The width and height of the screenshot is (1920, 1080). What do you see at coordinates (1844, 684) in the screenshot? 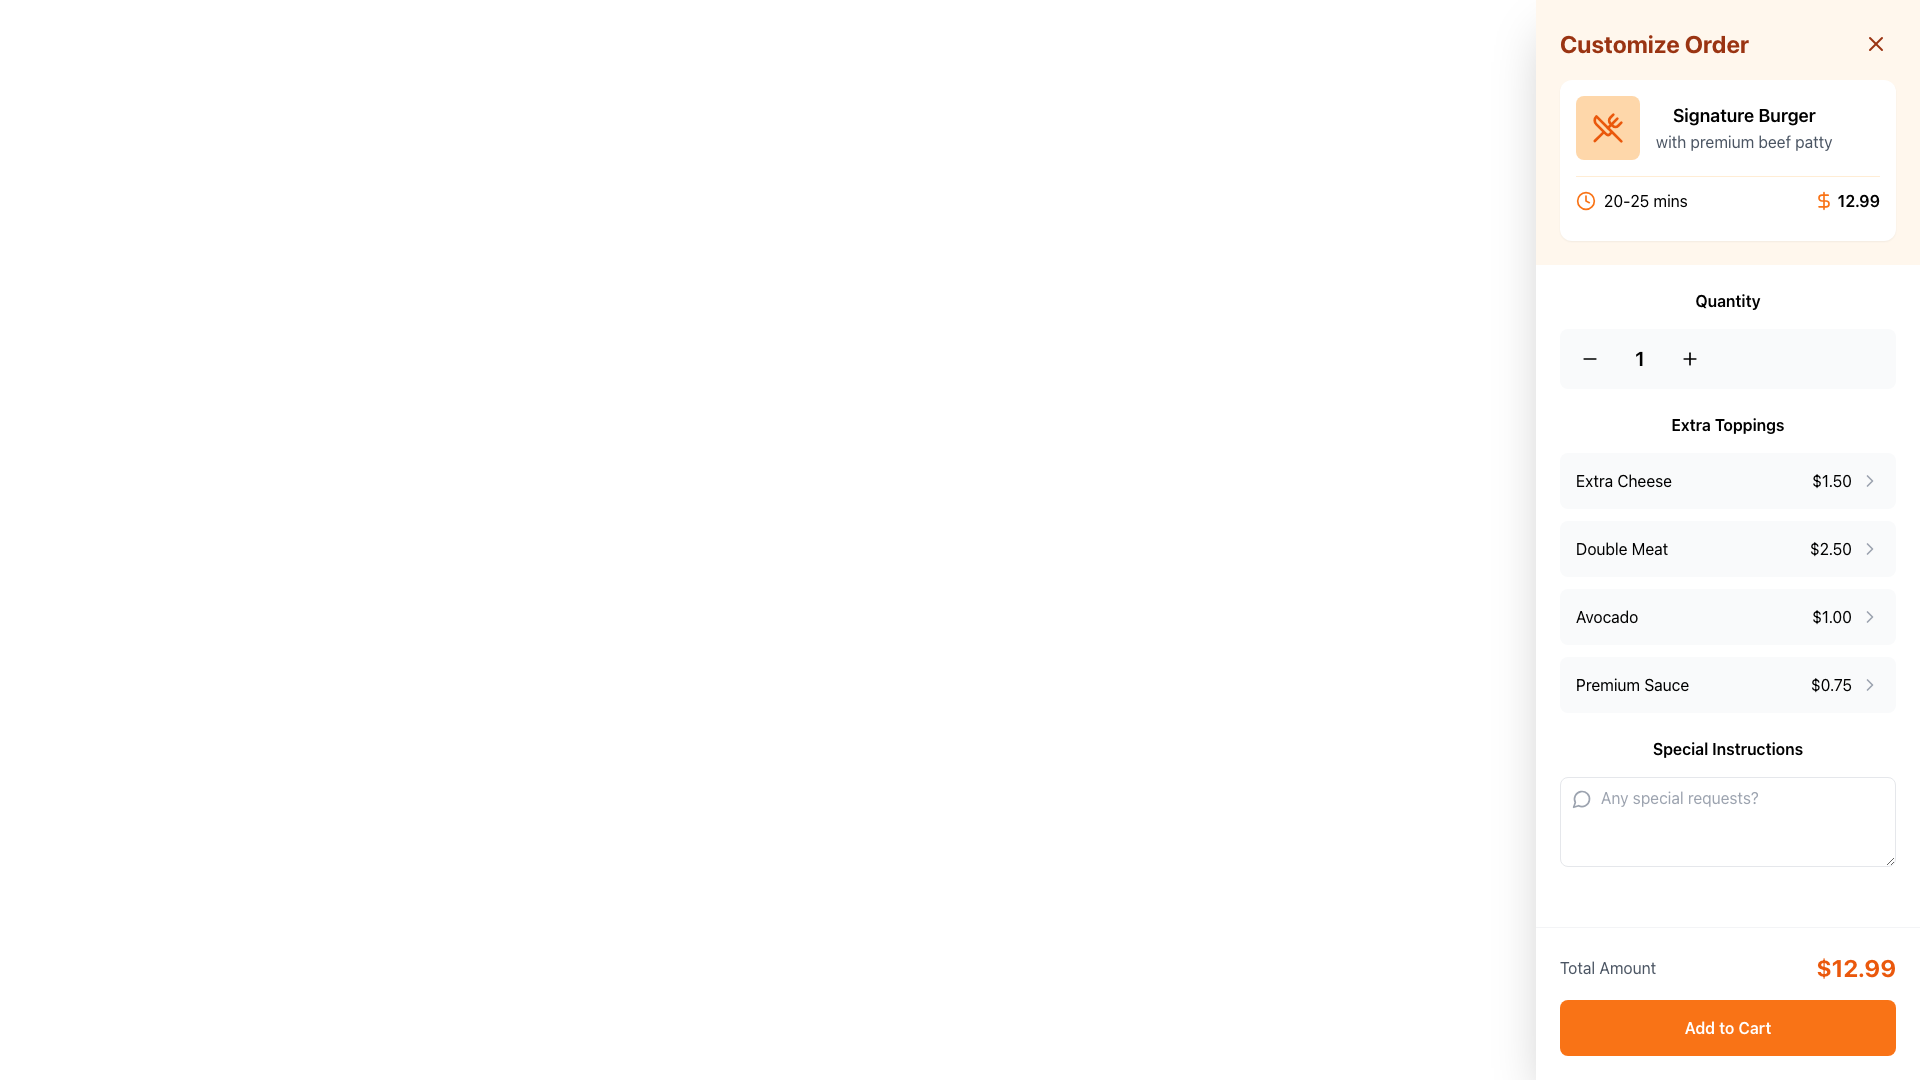
I see `the clickable label displaying the price of the 'Premium Sauce' topping` at bounding box center [1844, 684].